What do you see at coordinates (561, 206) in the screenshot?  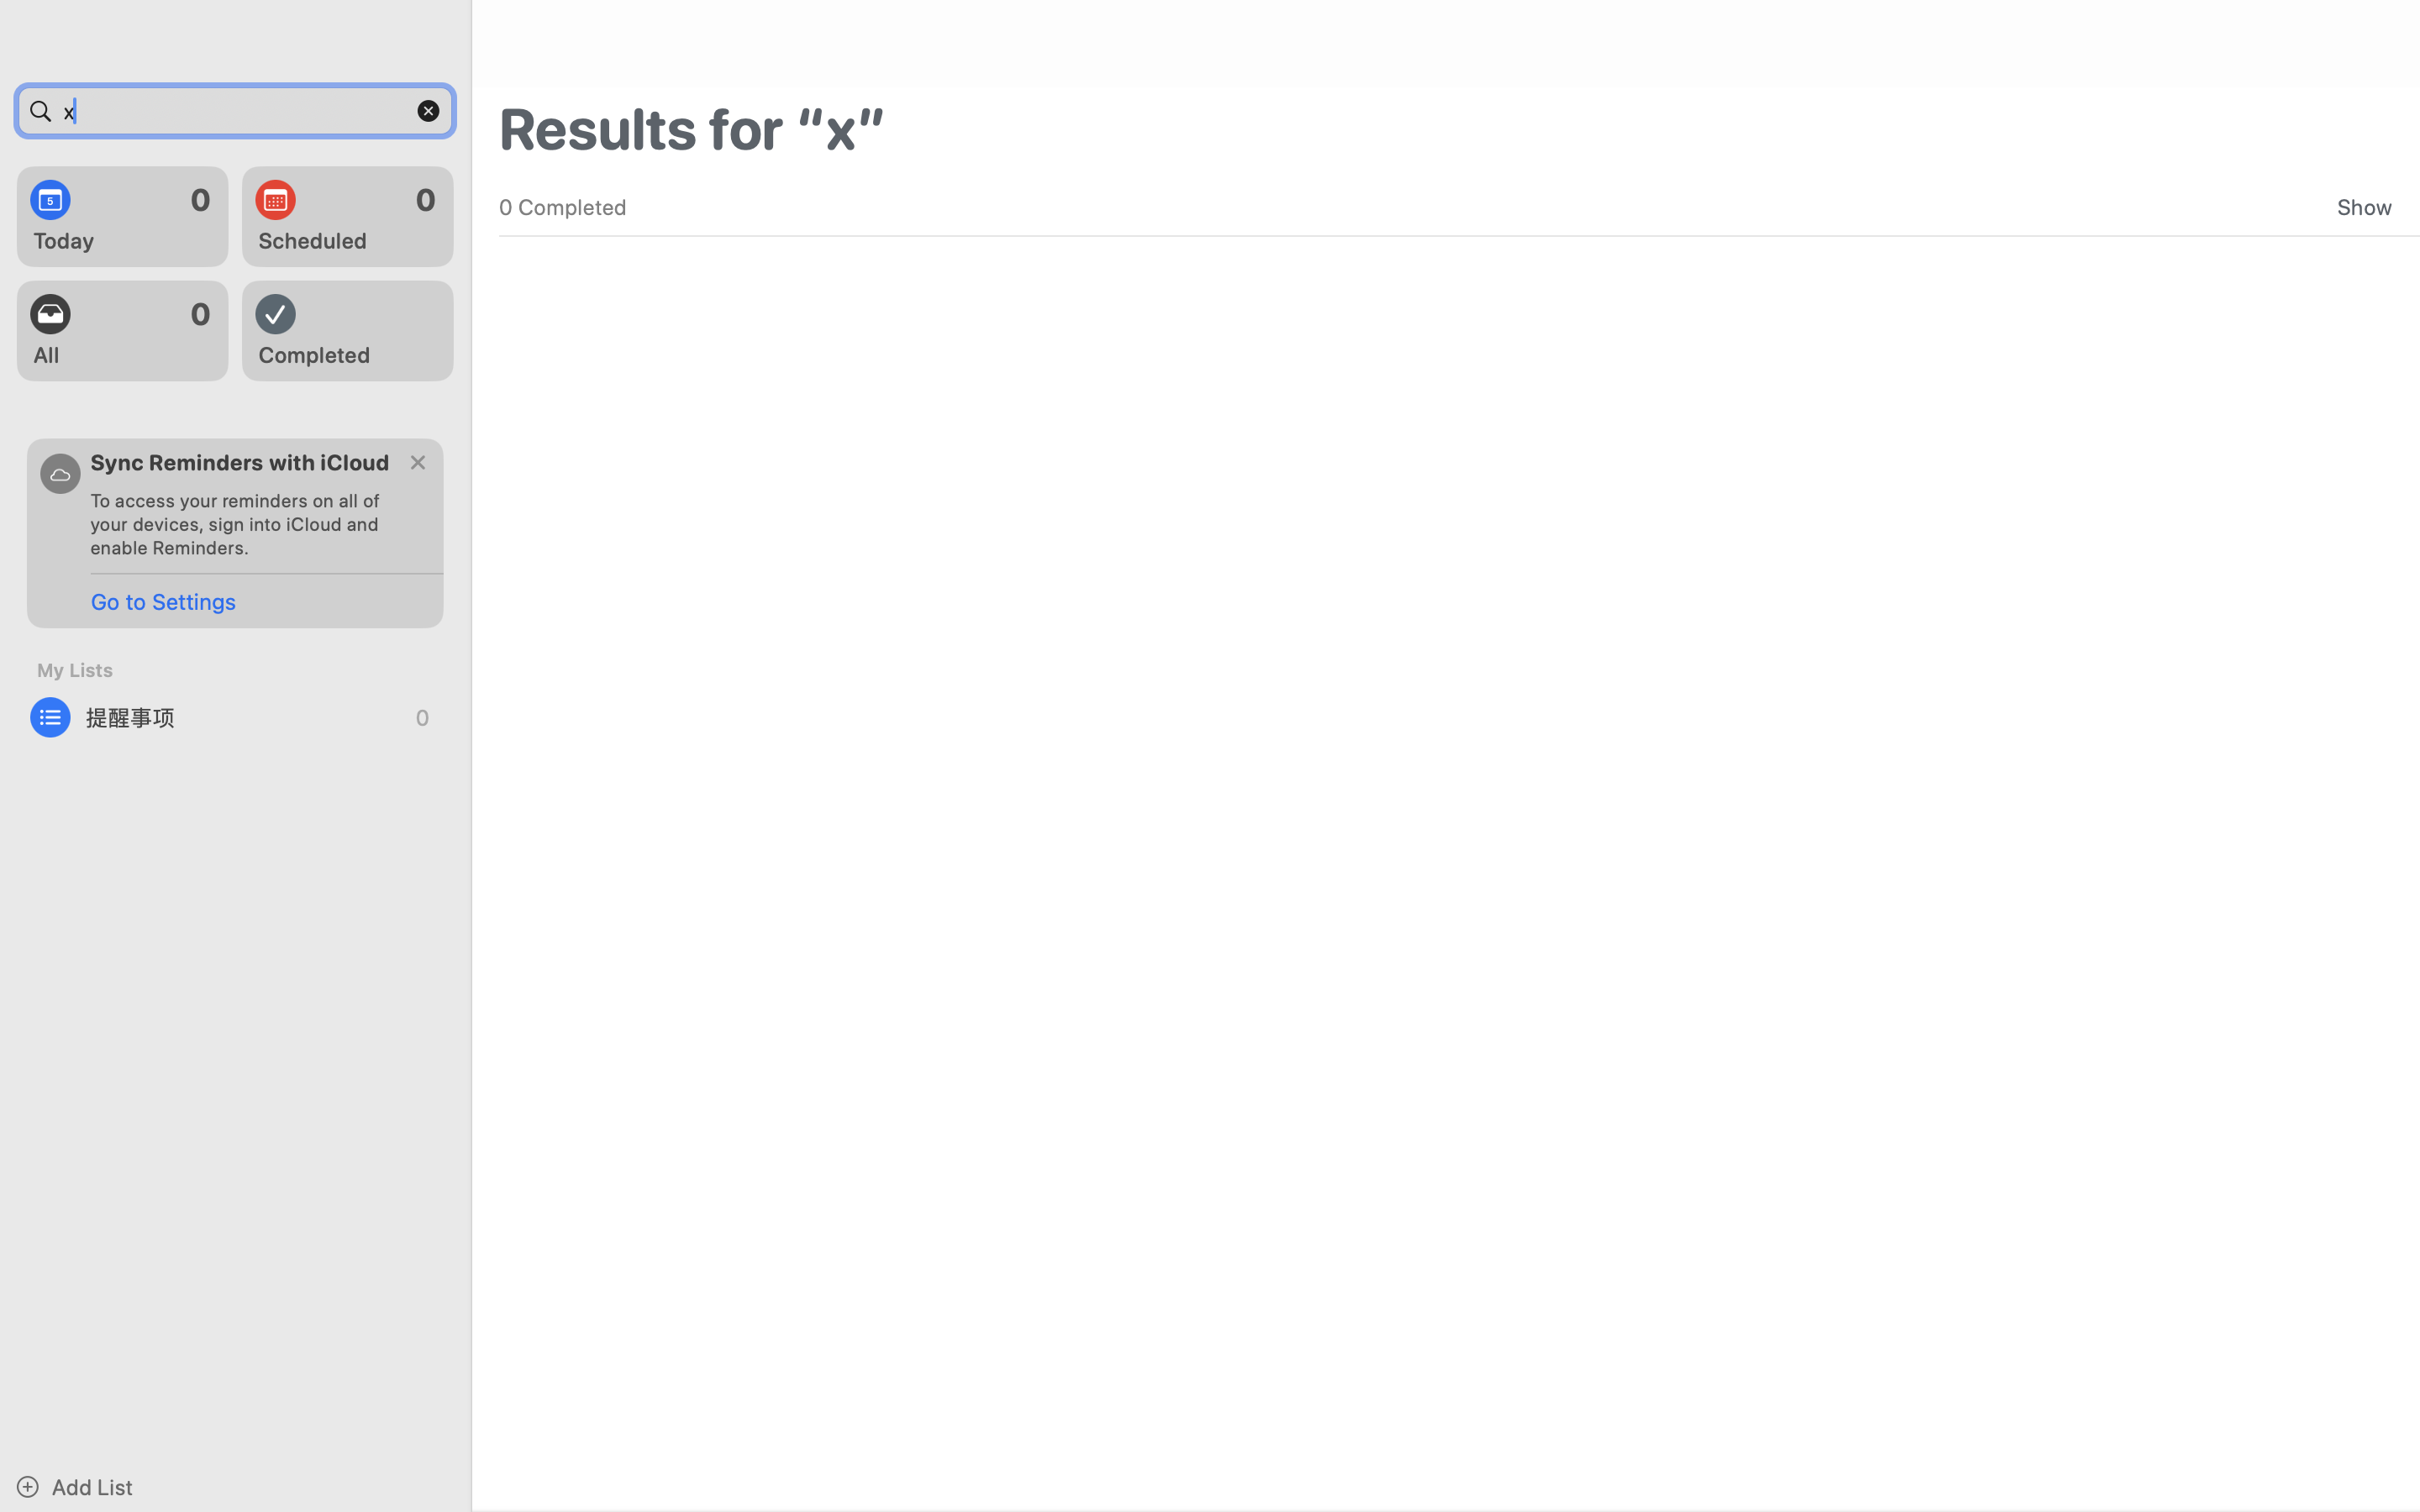 I see `'0 Completed'` at bounding box center [561, 206].